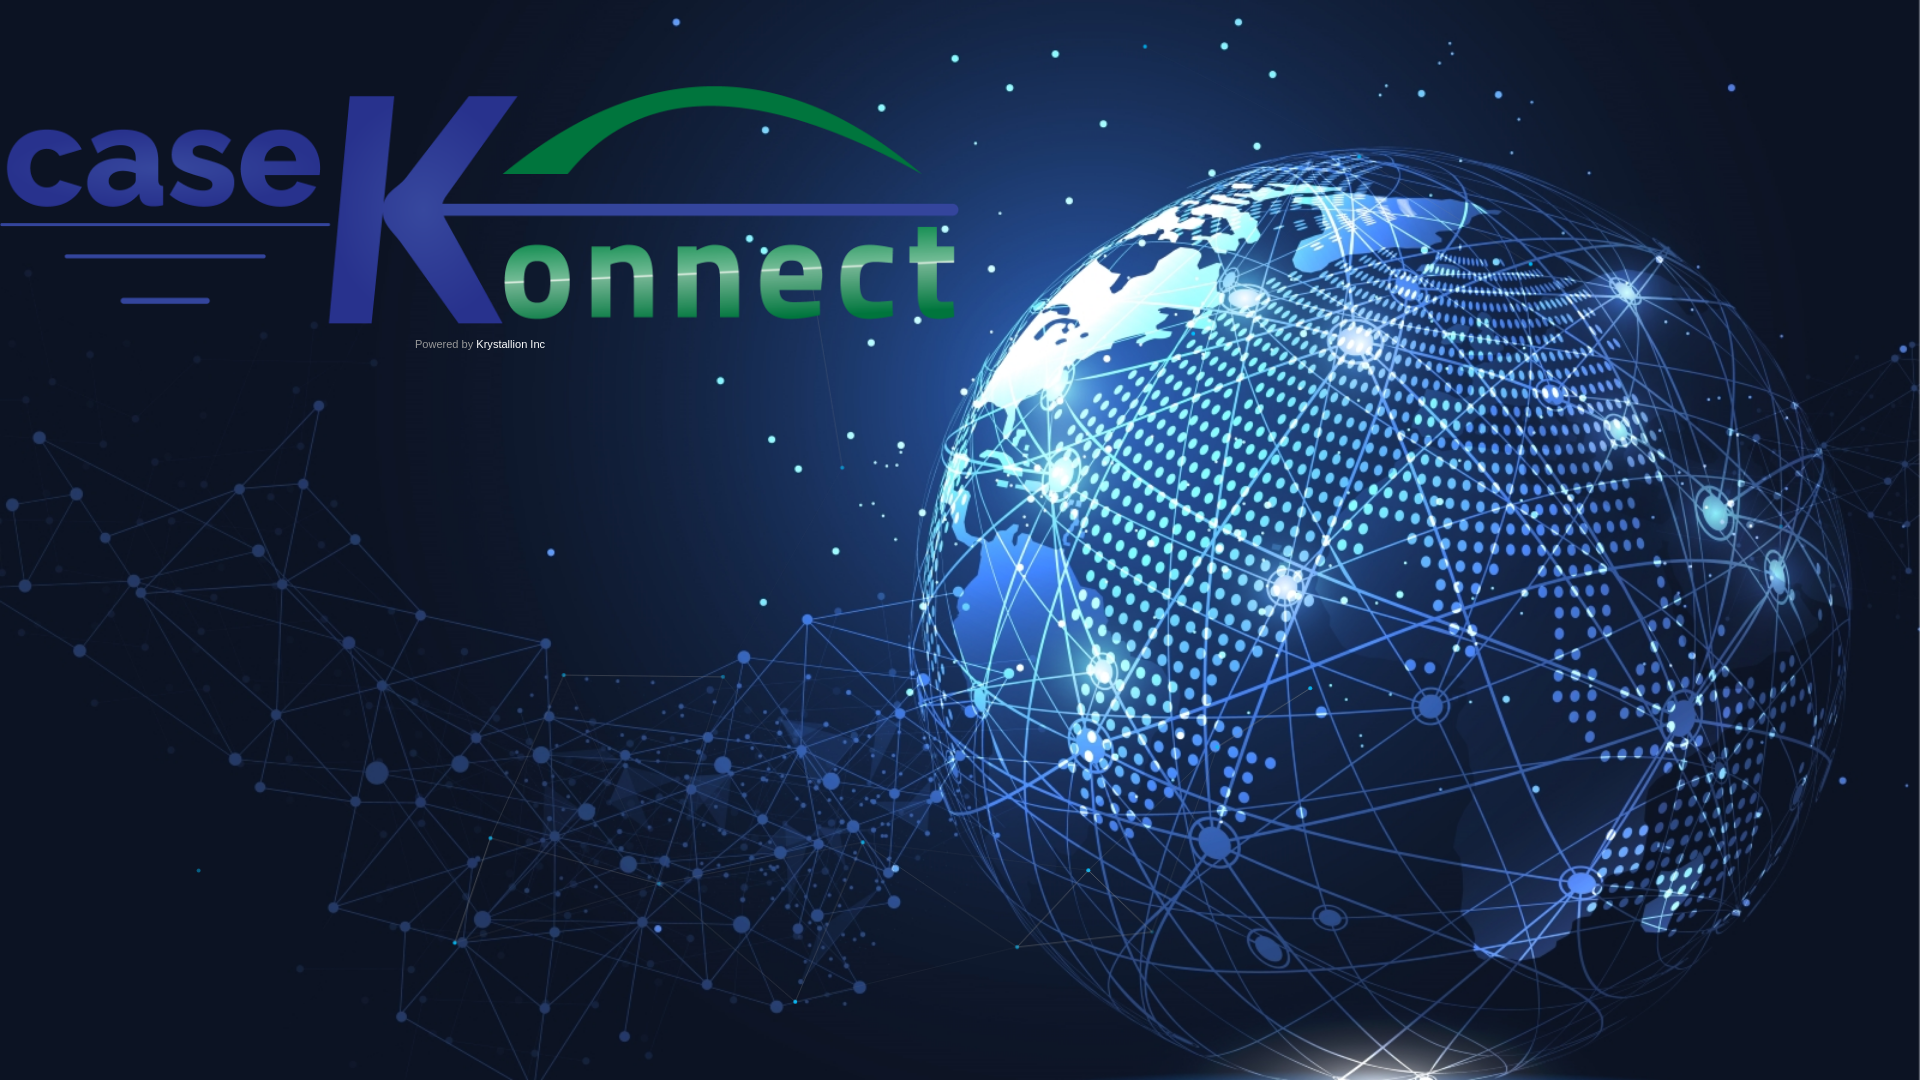  What do you see at coordinates (480, 229) in the screenshot?
I see `'Powered by Krystallion Inc'` at bounding box center [480, 229].